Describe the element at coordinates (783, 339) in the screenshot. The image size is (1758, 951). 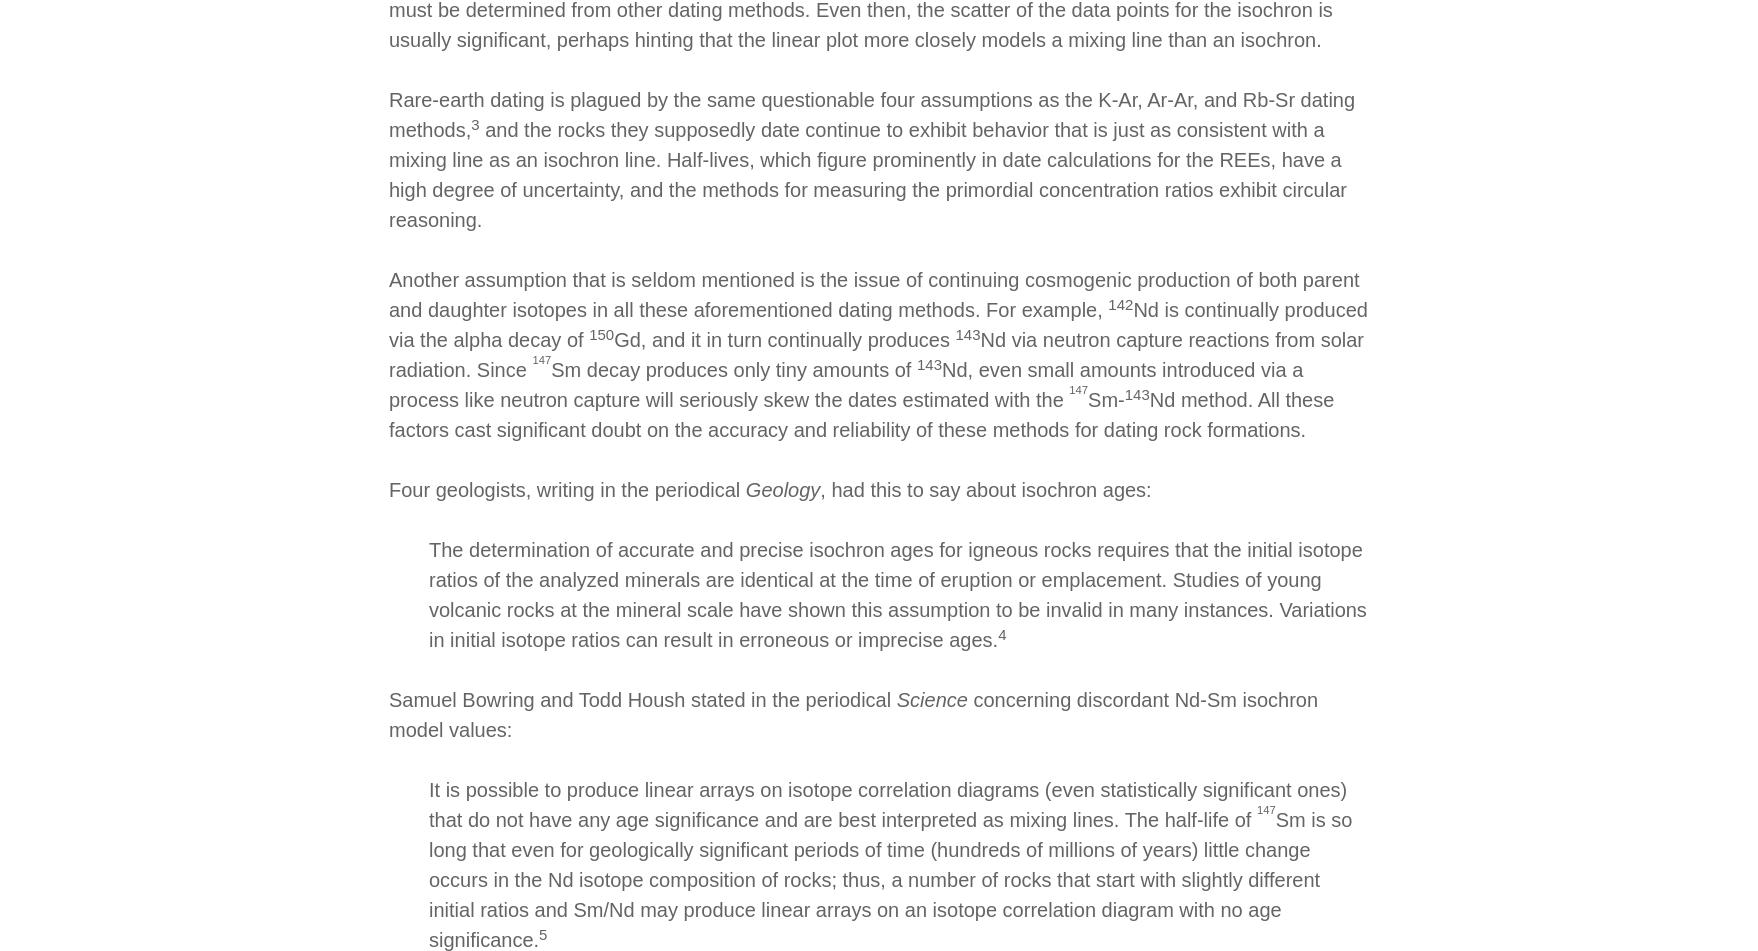
I see `'Gd, and it in turn continually produces'` at that location.